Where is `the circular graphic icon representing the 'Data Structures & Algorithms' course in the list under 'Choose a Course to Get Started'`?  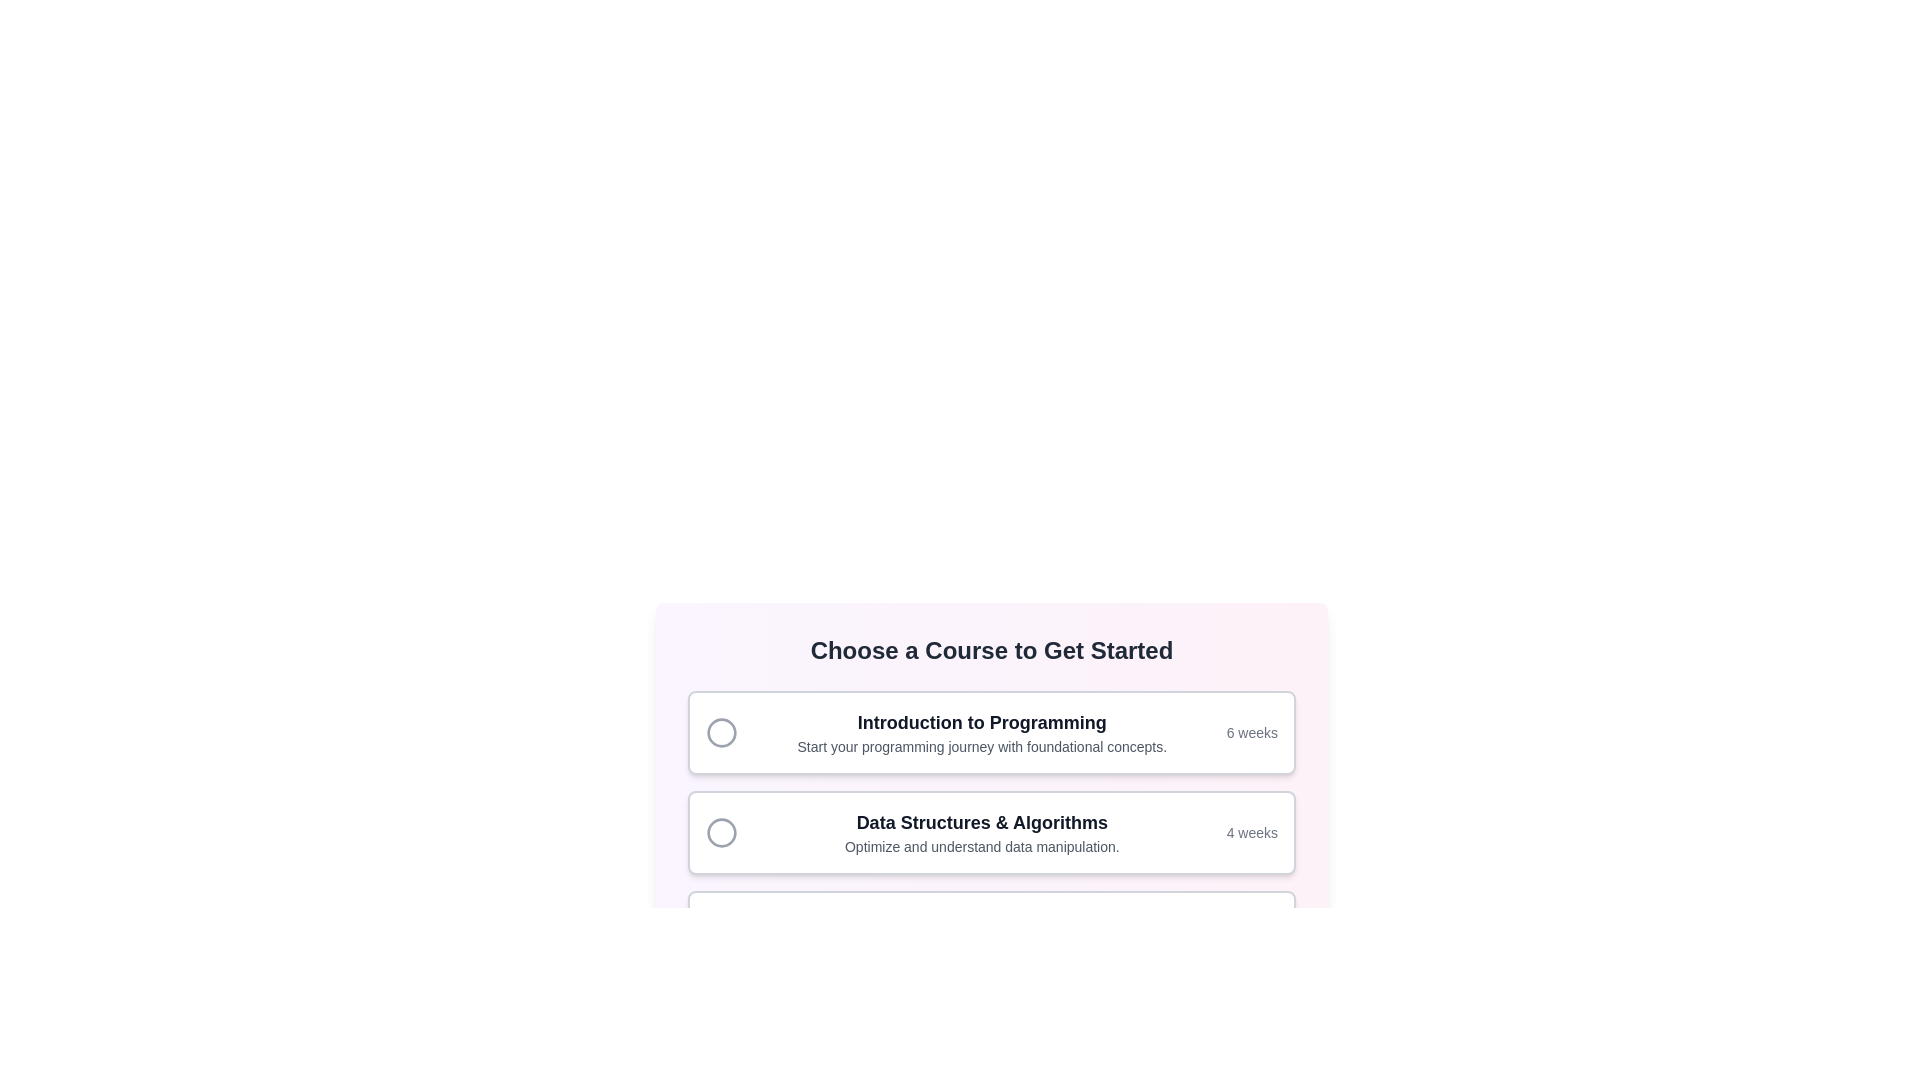 the circular graphic icon representing the 'Data Structures & Algorithms' course in the list under 'Choose a Course to Get Started' is located at coordinates (720, 833).